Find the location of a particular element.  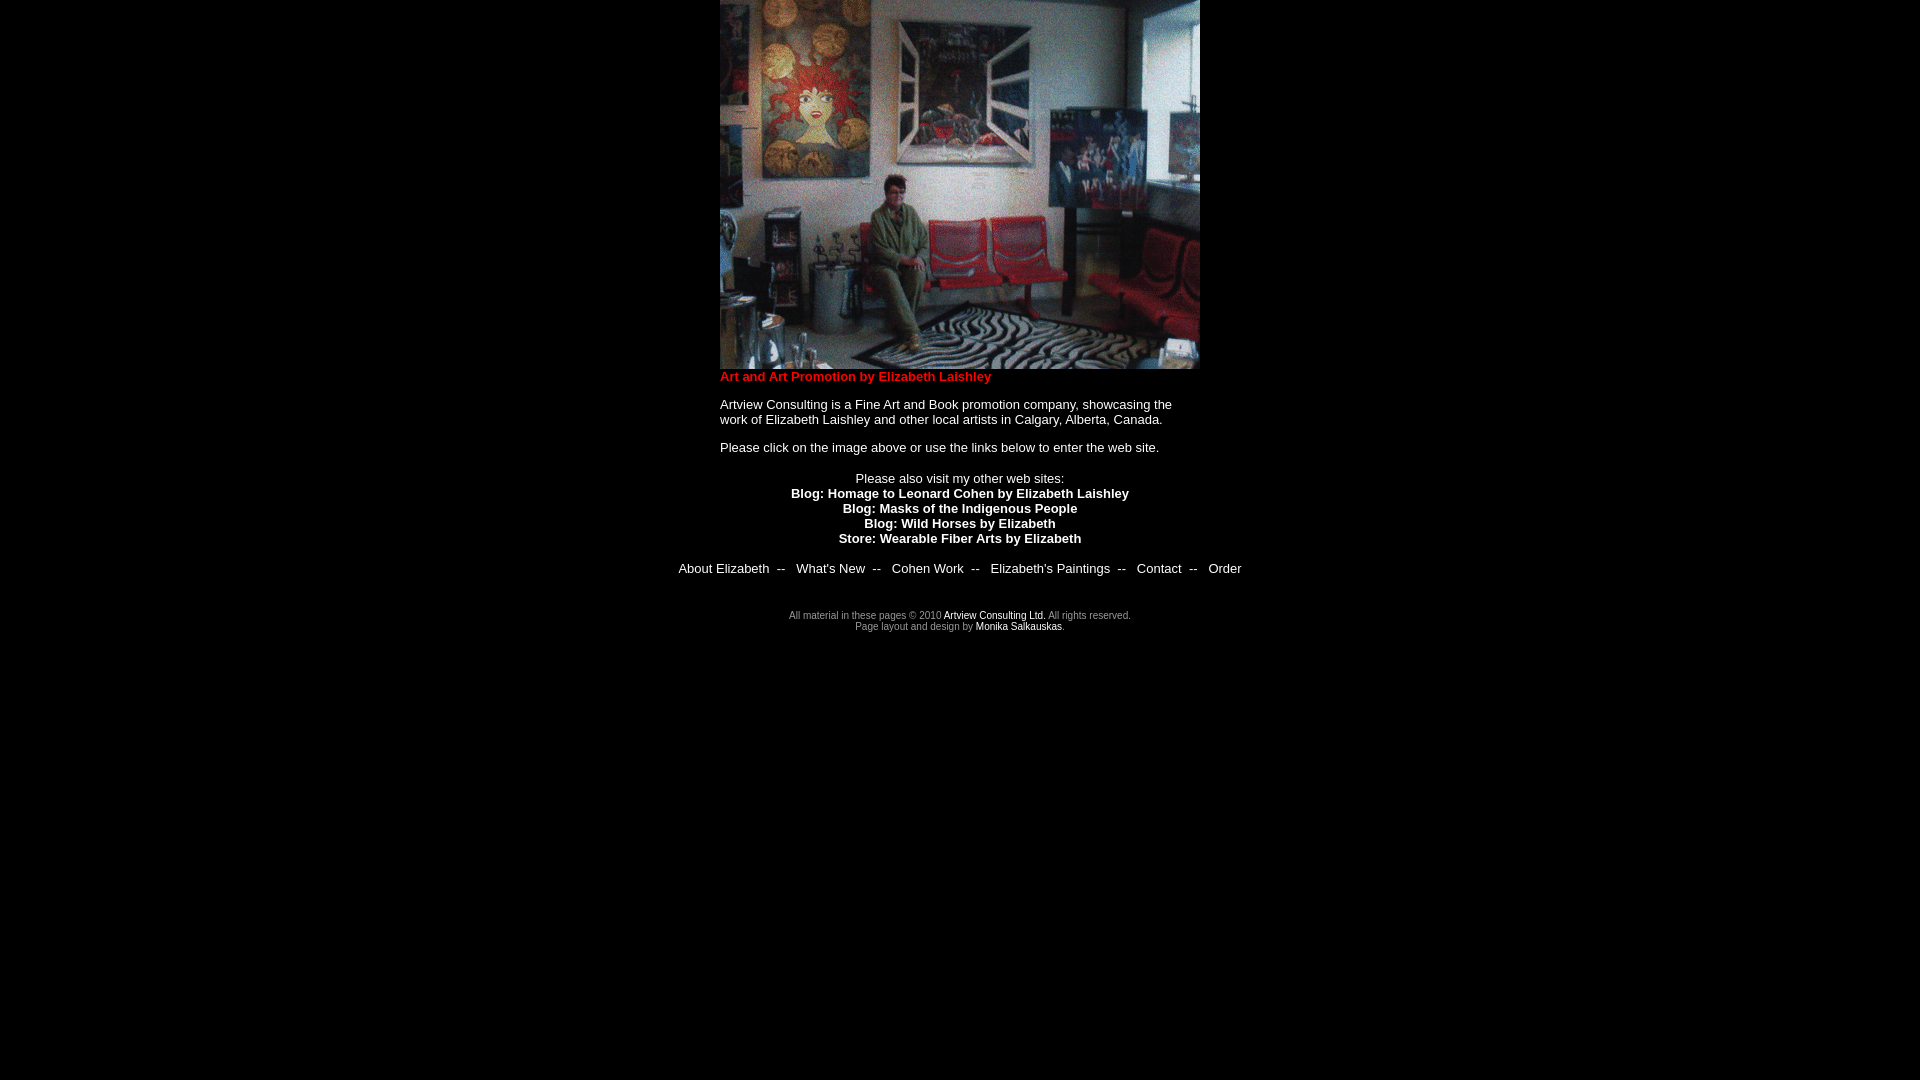

'Art and Art Promotion by Elizabeth Laishley' is located at coordinates (855, 376).